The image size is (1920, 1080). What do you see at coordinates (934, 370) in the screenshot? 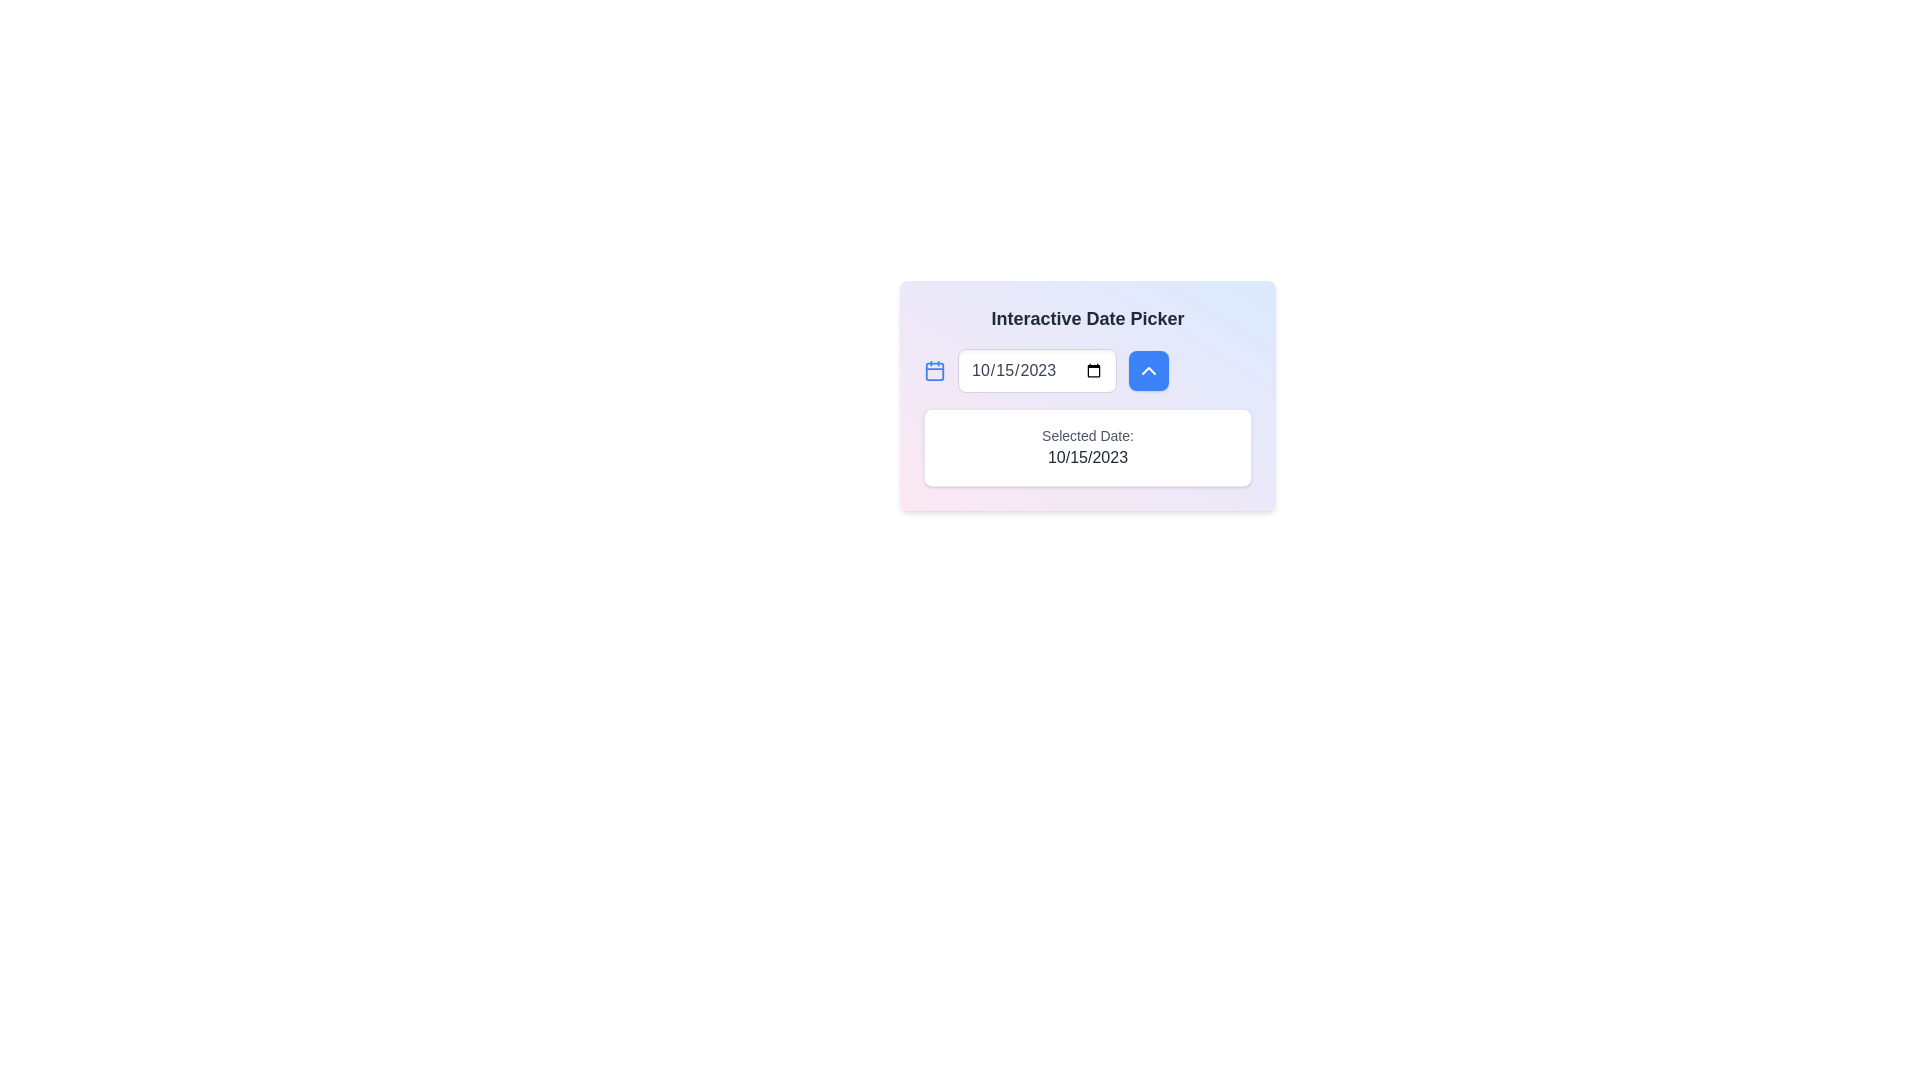
I see `the calendar icon located in the upper-left section of the date selection field` at bounding box center [934, 370].